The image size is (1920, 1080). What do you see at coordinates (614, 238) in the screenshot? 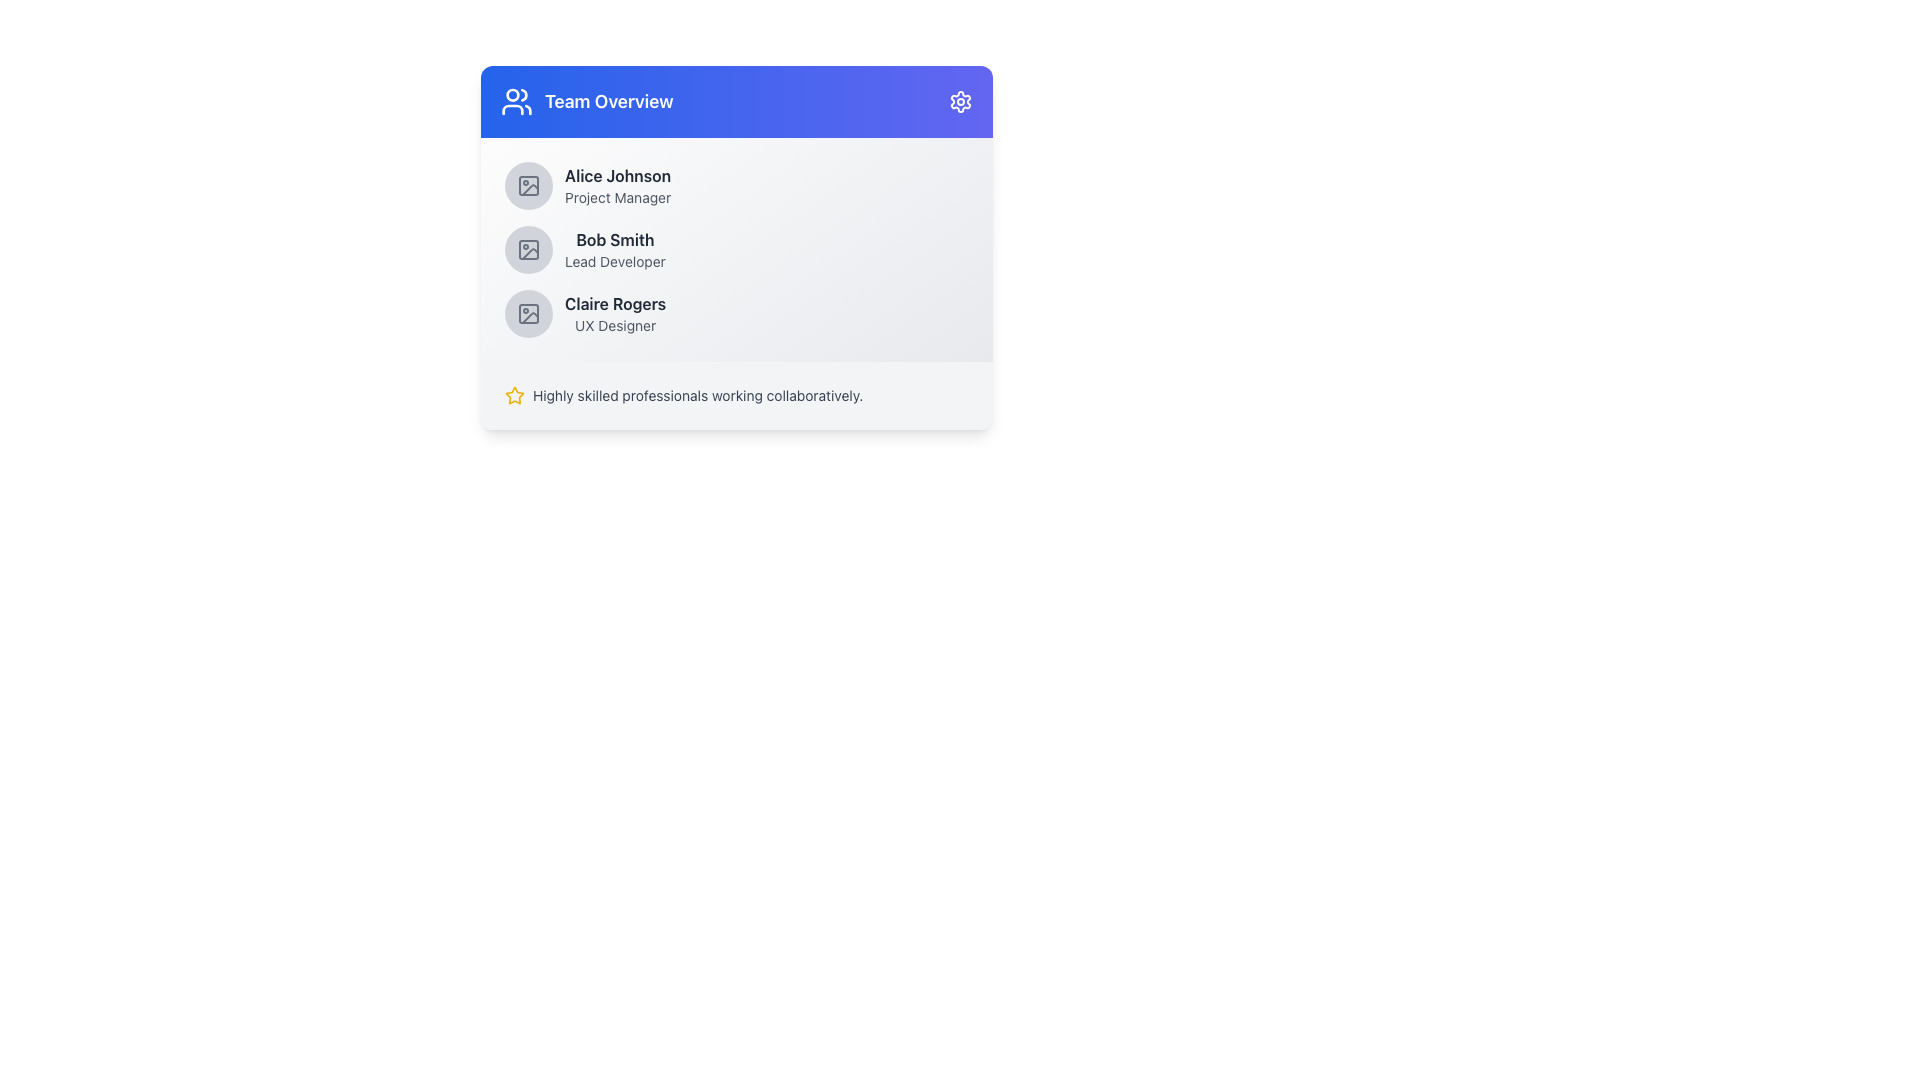
I see `text label displaying the name of an individual located in the second entry of the 'Team Overview' list, positioned above 'Lead Developer' and next to the avatar icon` at bounding box center [614, 238].